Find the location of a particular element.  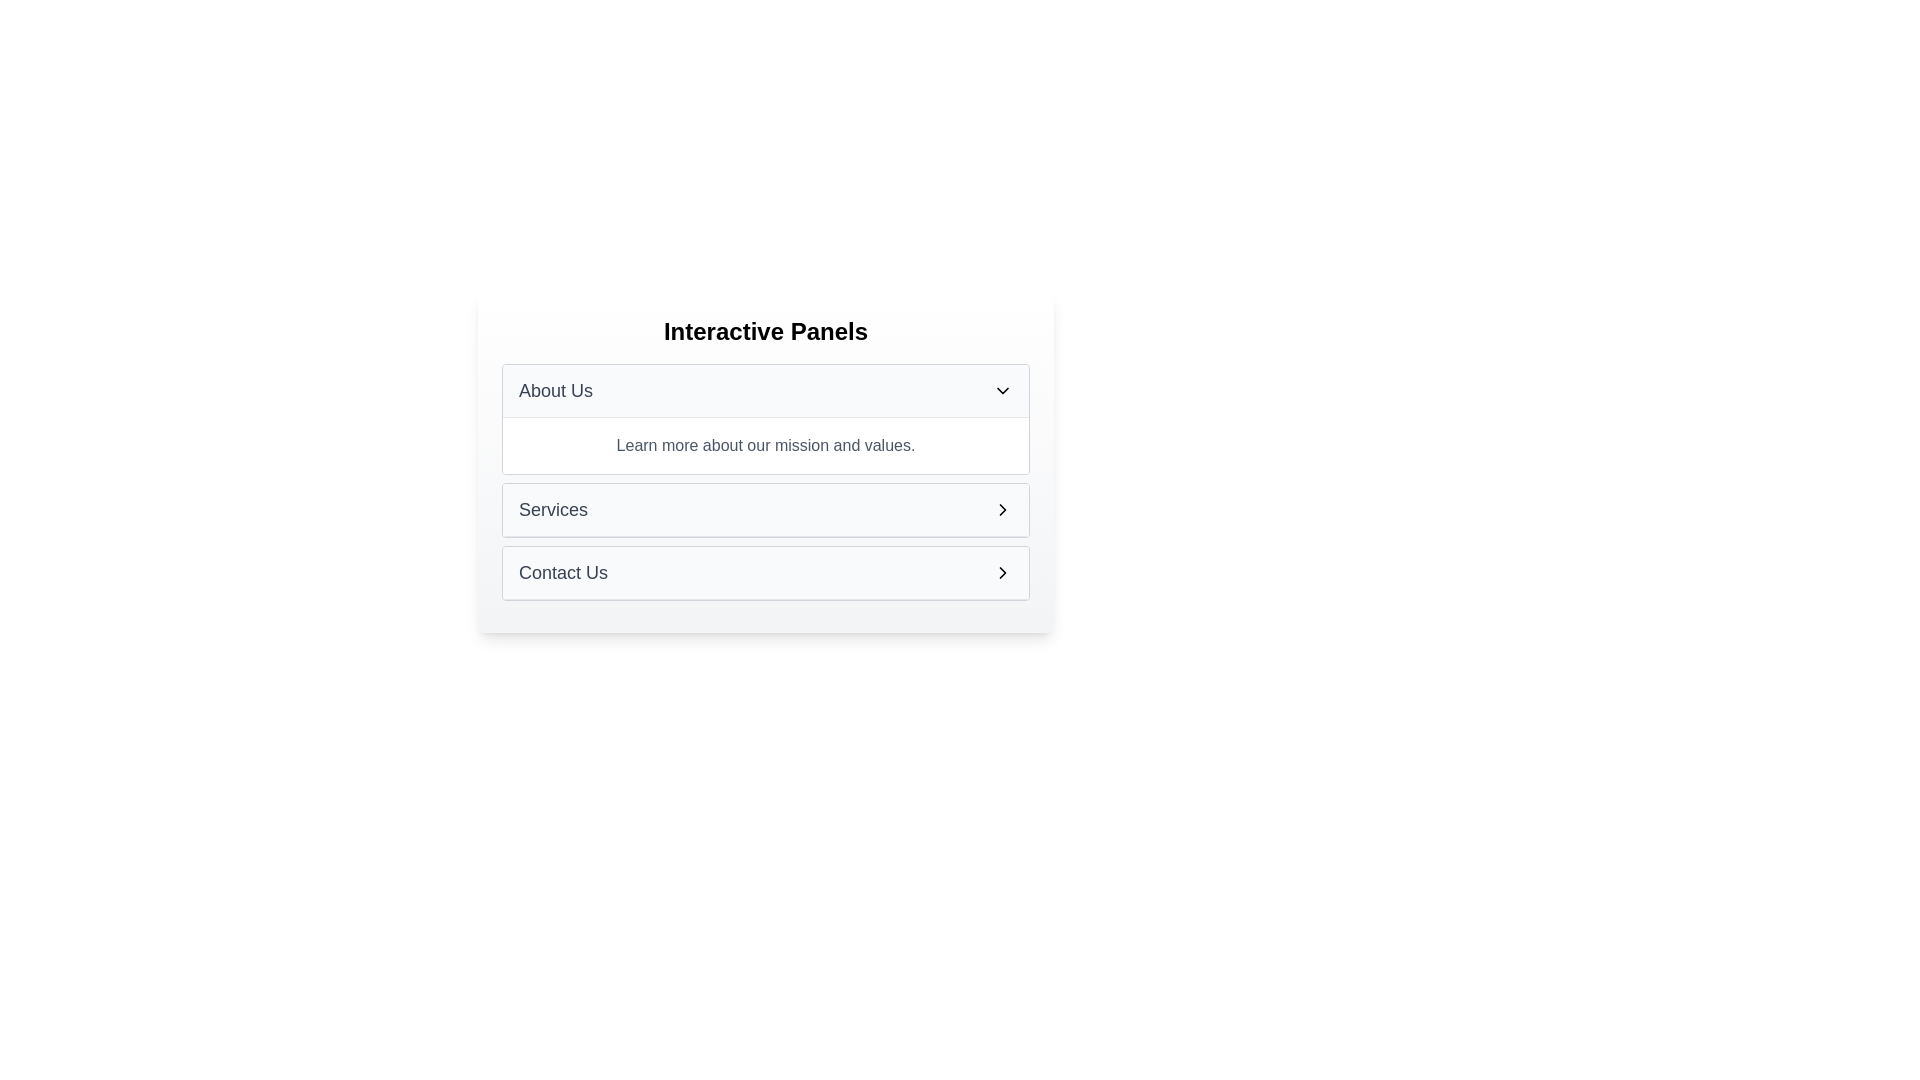

the 'Services' button located in the middle of the interactive options panel is located at coordinates (765, 508).